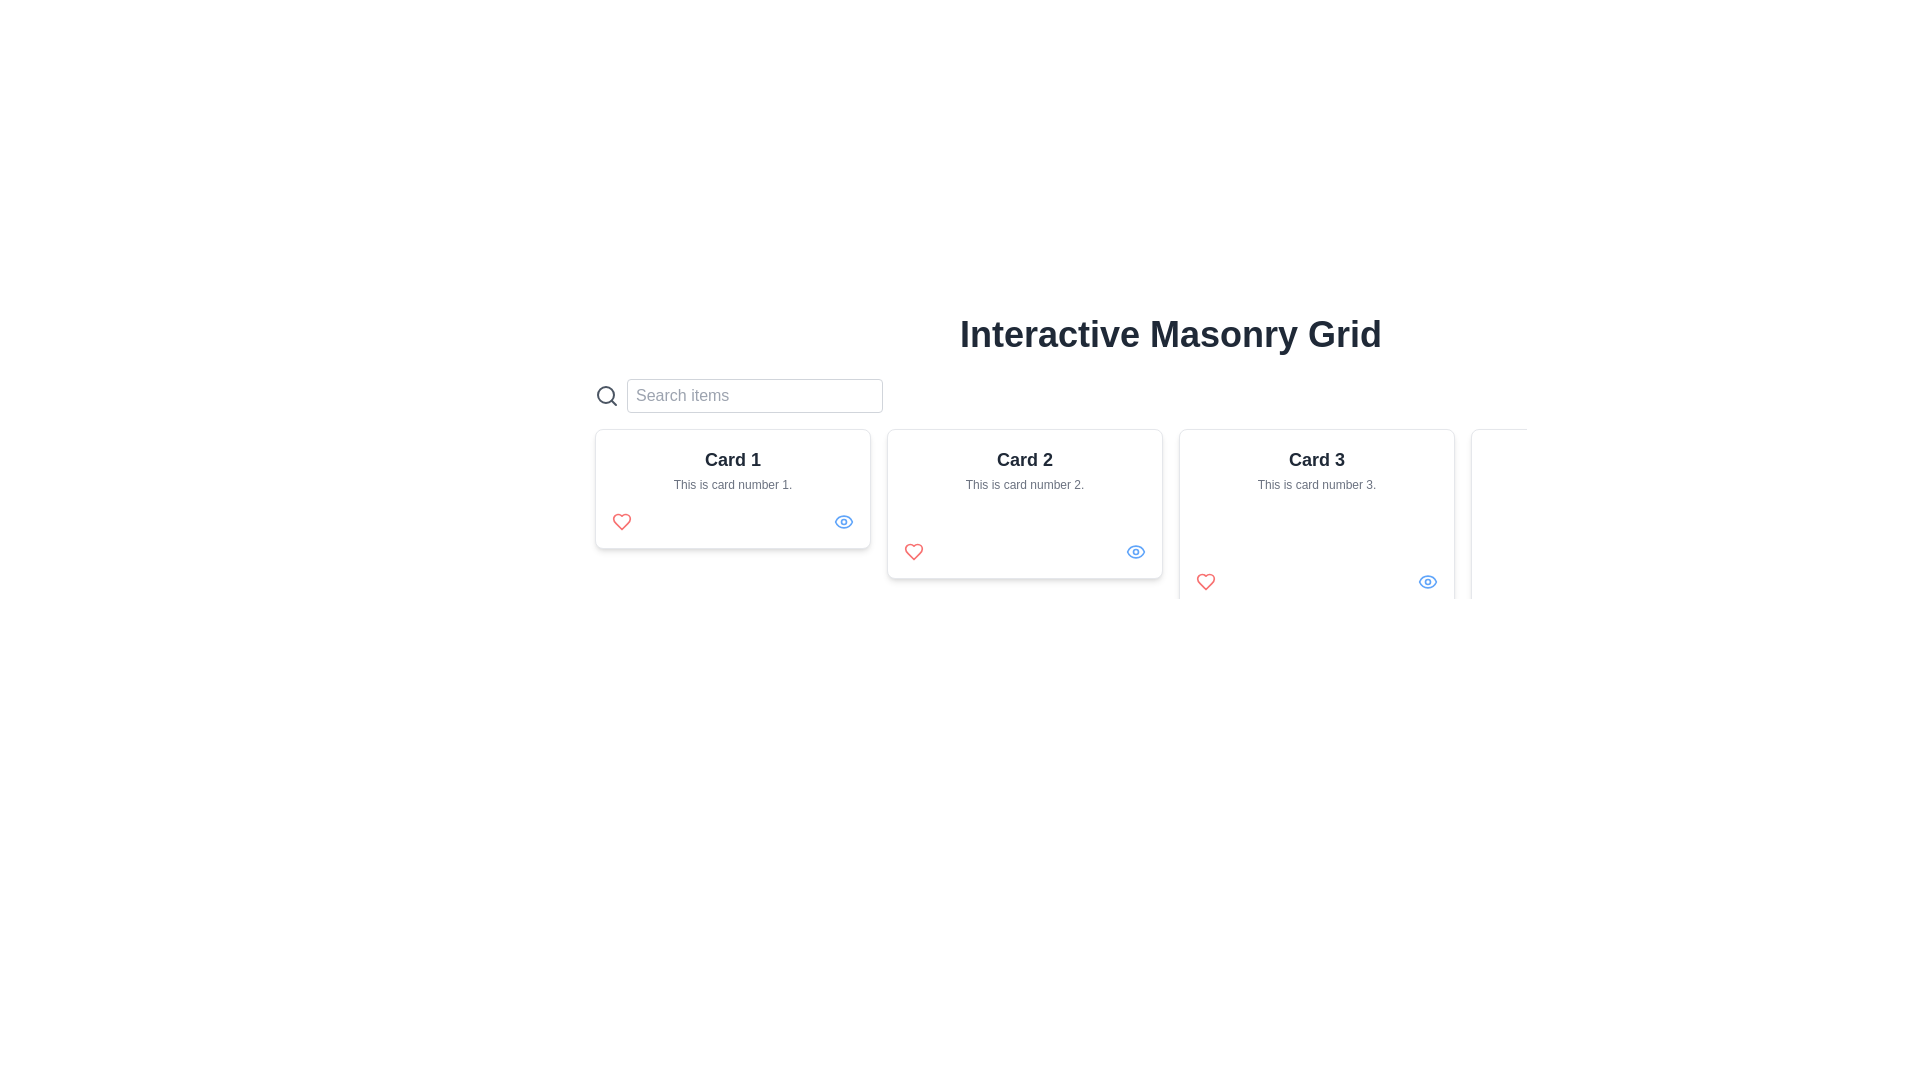 Image resolution: width=1920 pixels, height=1080 pixels. I want to click on the magnifying glass icon located at the left side of the search bar near the top-left of the interface, so click(604, 394).